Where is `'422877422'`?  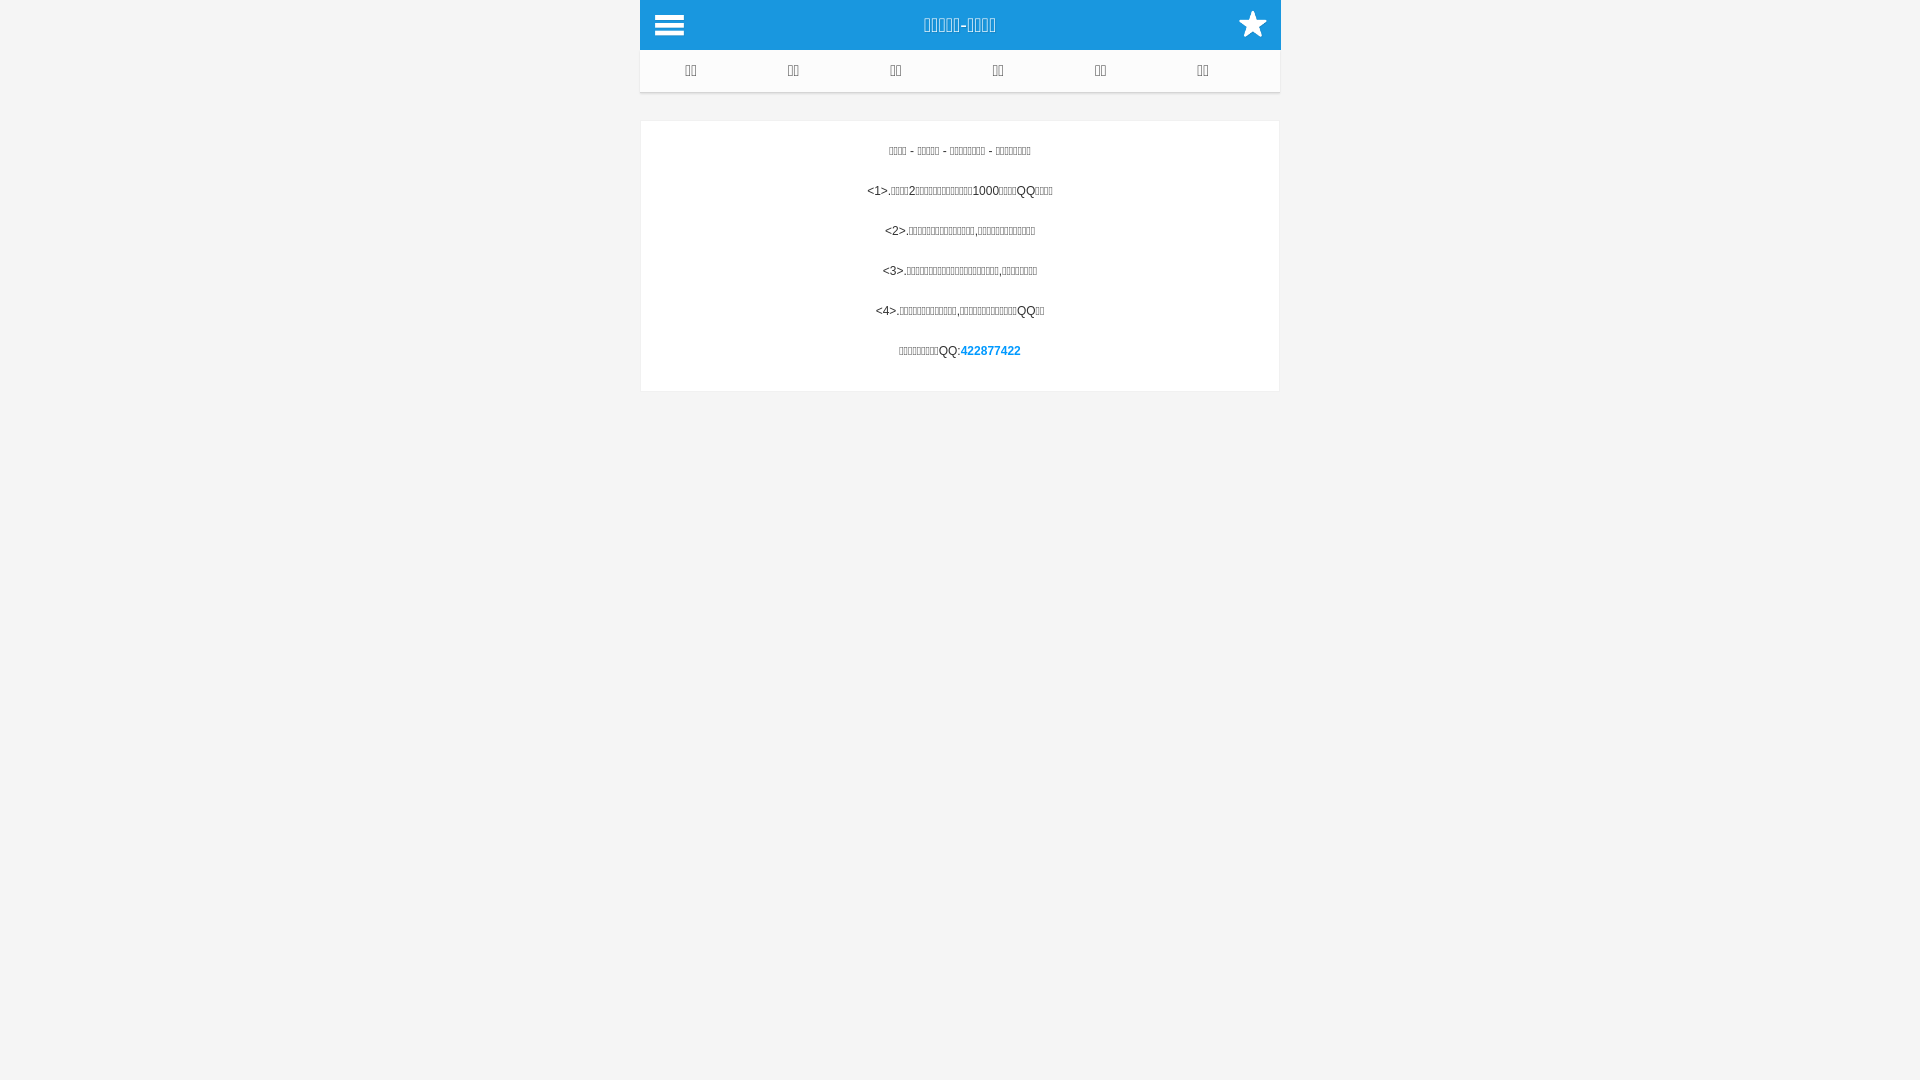
'422877422' is located at coordinates (960, 350).